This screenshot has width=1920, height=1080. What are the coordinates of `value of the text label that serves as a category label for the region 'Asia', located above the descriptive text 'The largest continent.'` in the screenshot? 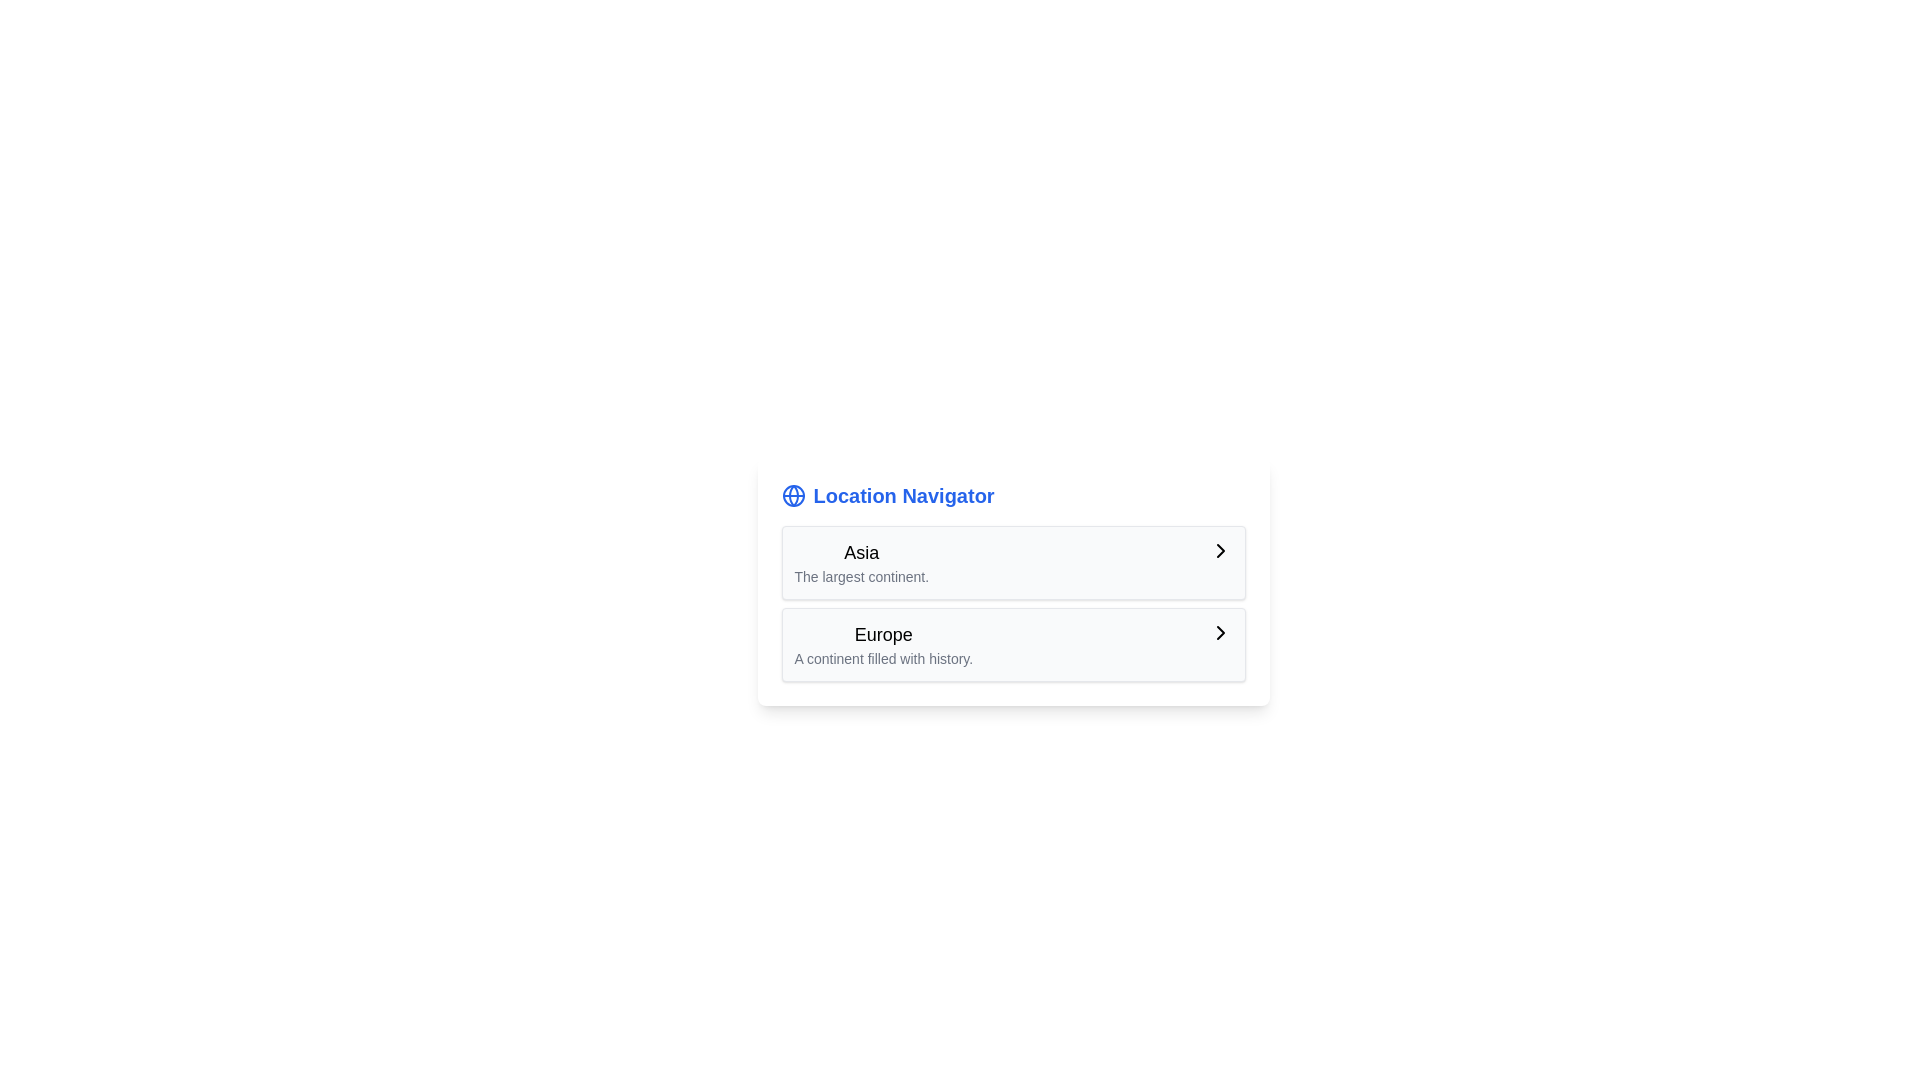 It's located at (861, 552).